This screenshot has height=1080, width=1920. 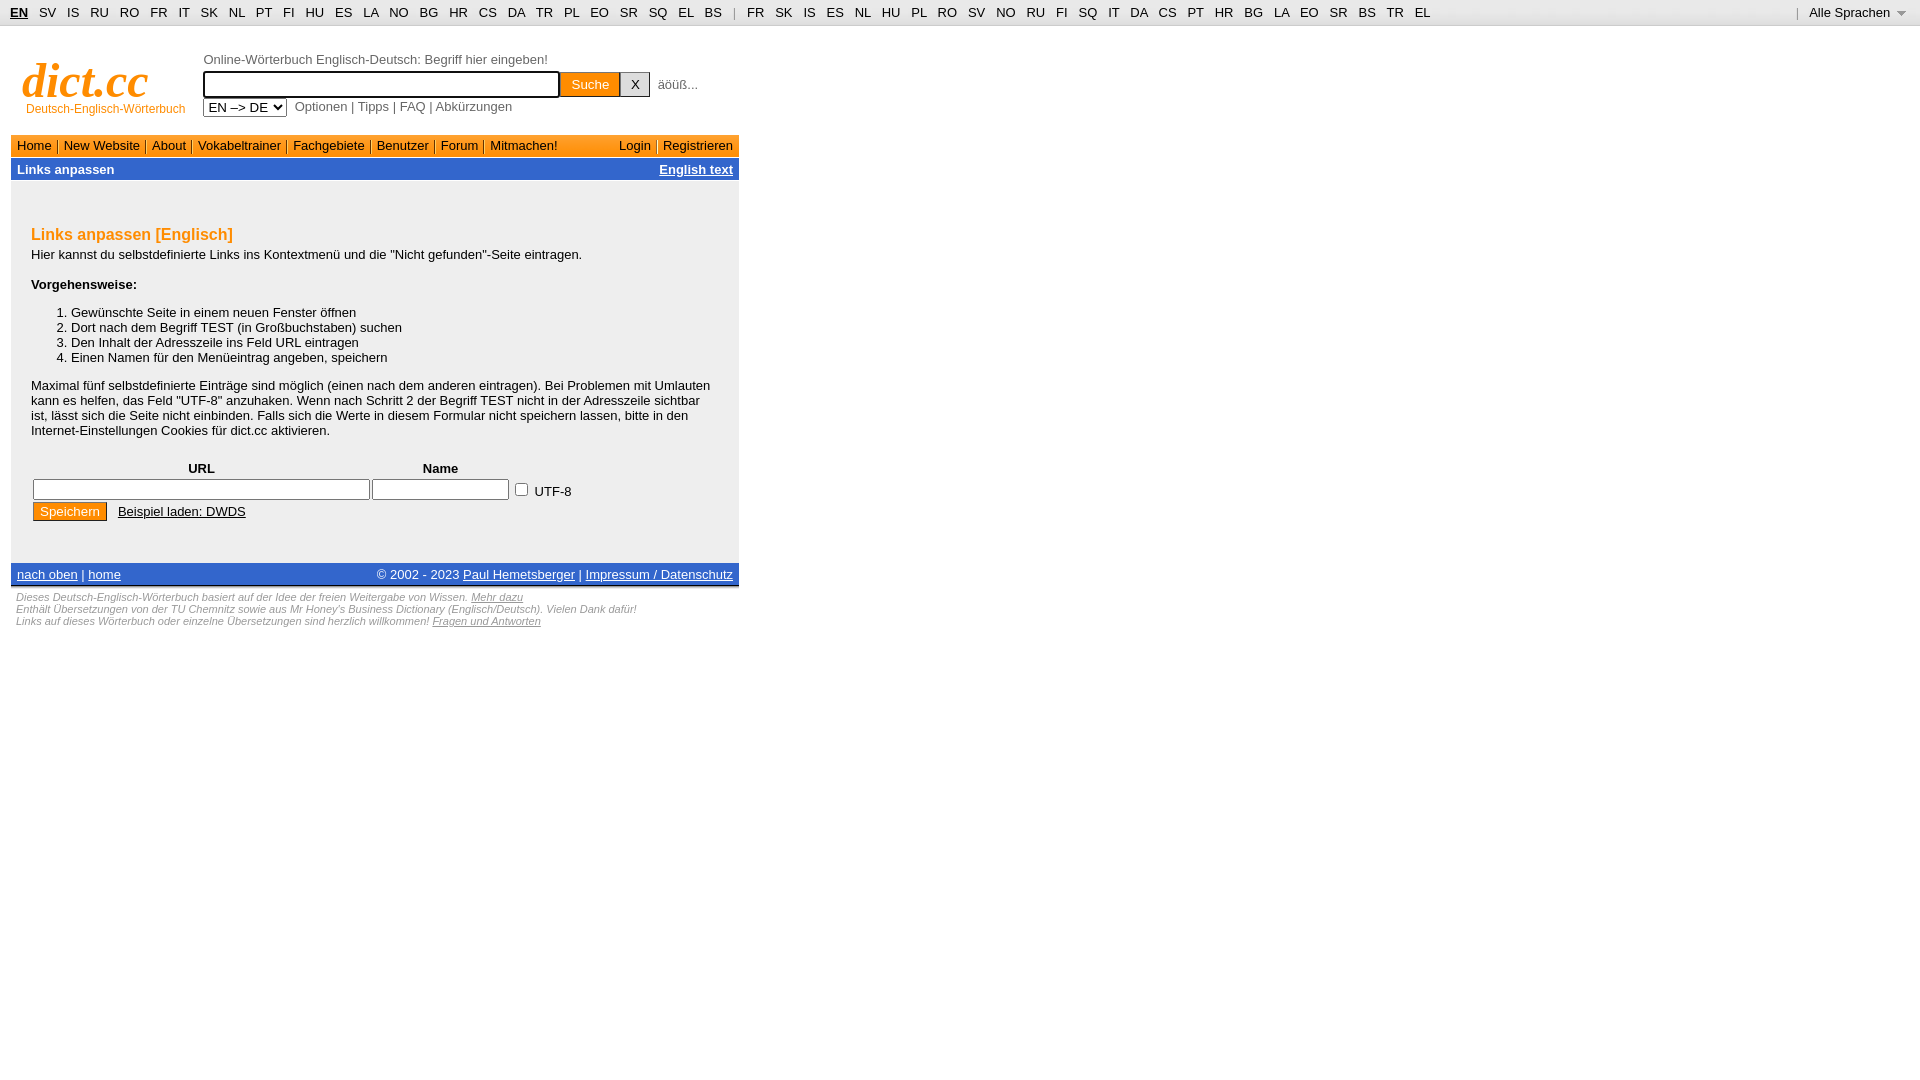 What do you see at coordinates (1112, 12) in the screenshot?
I see `'IT'` at bounding box center [1112, 12].